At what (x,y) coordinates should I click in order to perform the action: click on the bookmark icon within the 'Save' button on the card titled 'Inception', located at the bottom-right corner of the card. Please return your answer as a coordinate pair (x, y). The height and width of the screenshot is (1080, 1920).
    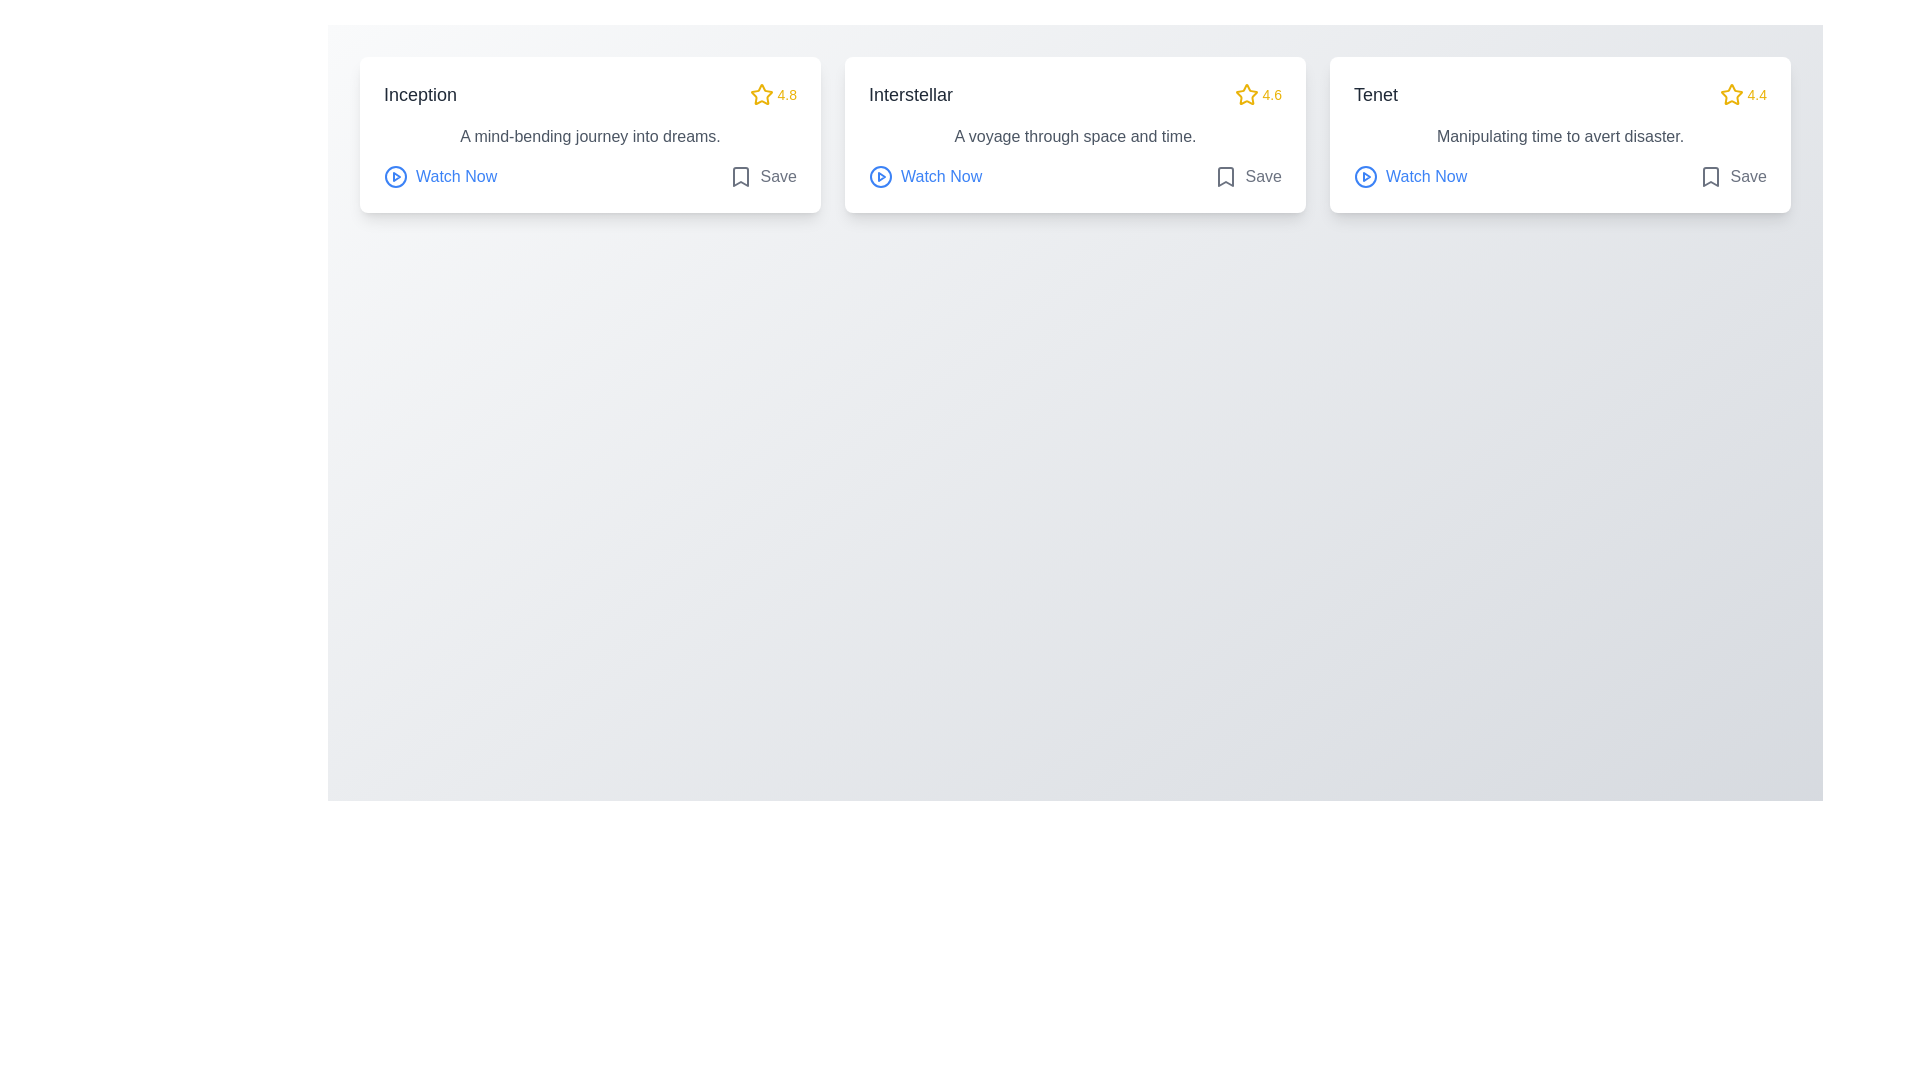
    Looking at the image, I should click on (739, 176).